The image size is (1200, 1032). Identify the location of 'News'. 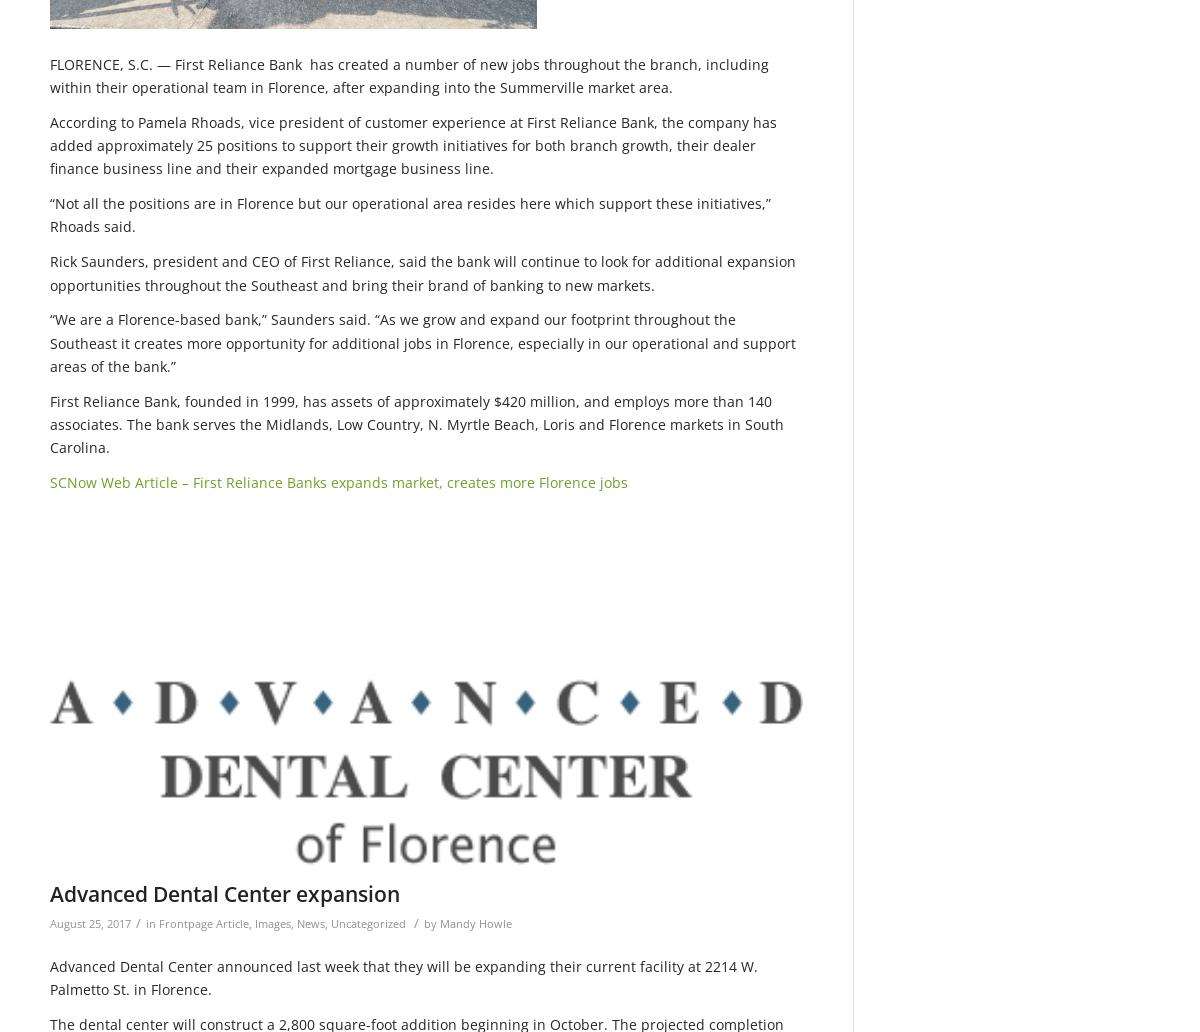
(311, 921).